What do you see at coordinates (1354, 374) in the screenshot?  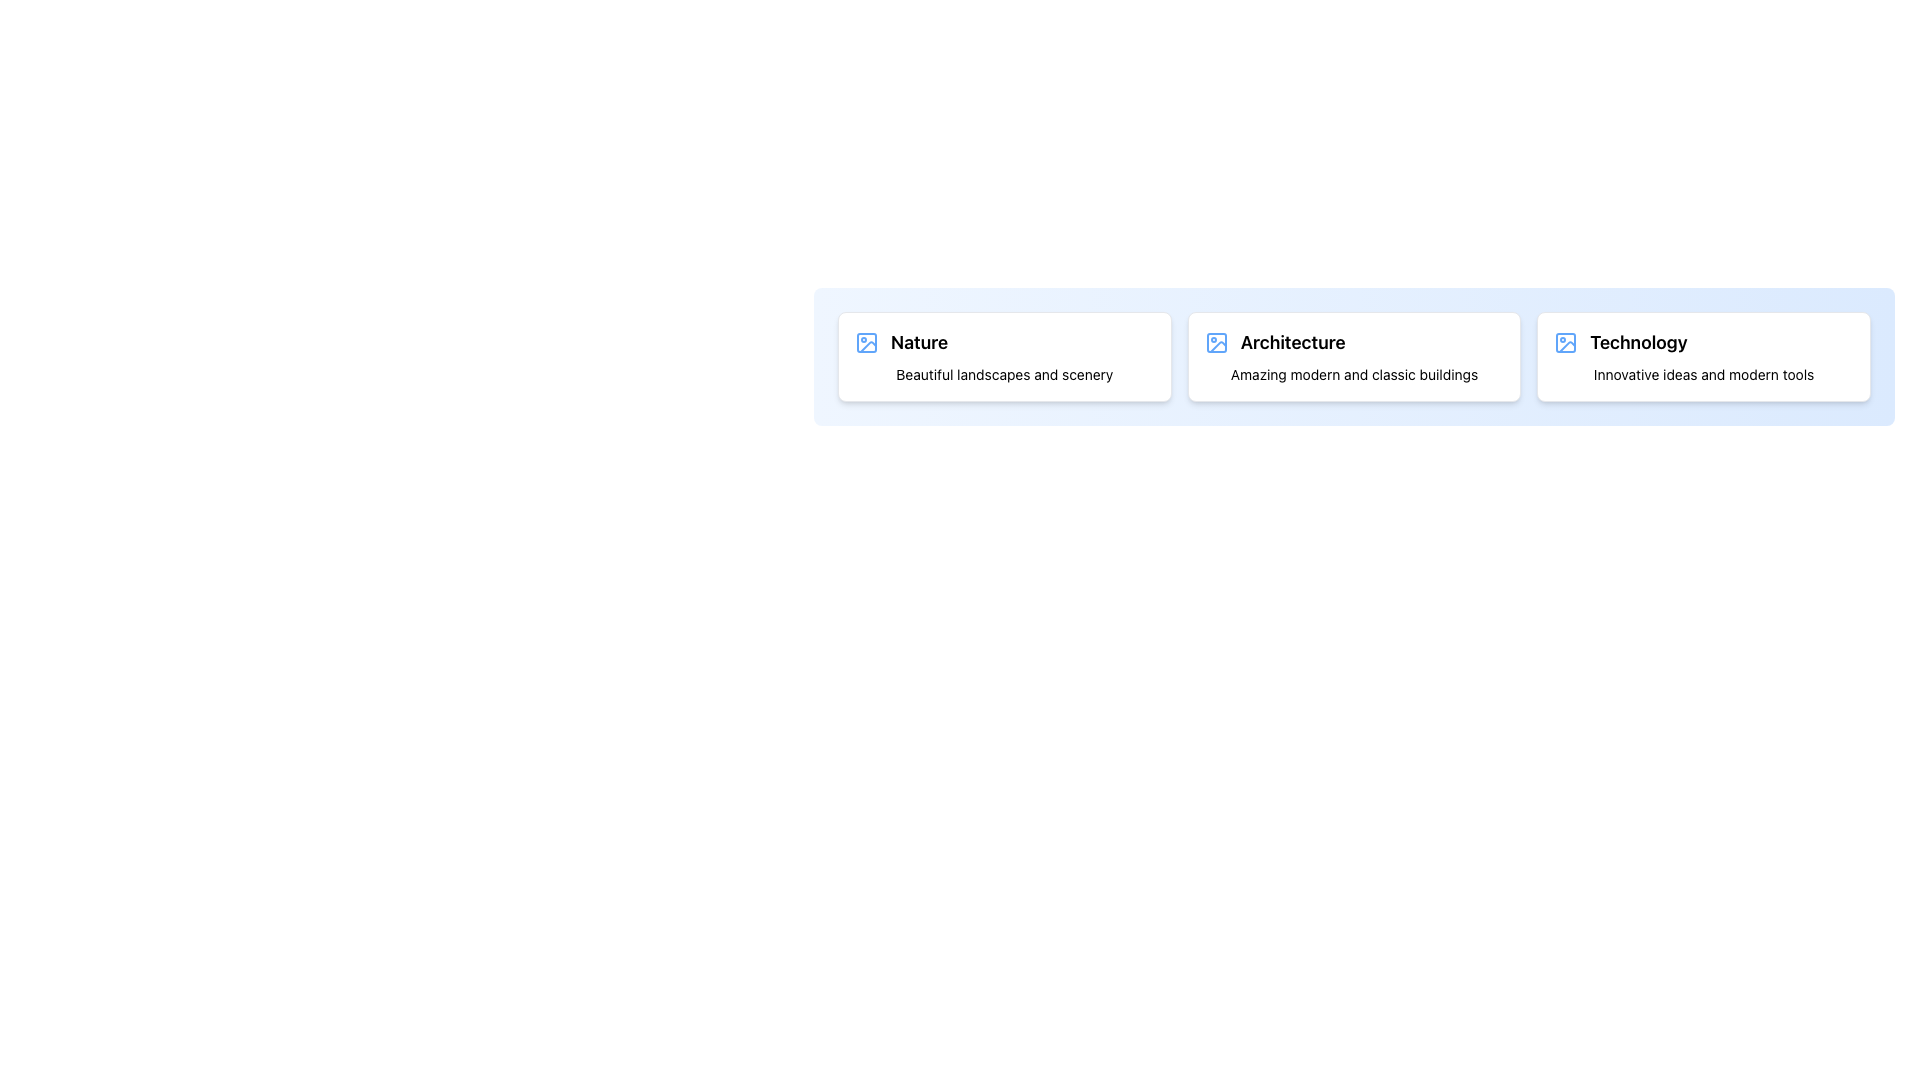 I see `the Text label that provides additional information about the 'Architecture' category within the card interface` at bounding box center [1354, 374].